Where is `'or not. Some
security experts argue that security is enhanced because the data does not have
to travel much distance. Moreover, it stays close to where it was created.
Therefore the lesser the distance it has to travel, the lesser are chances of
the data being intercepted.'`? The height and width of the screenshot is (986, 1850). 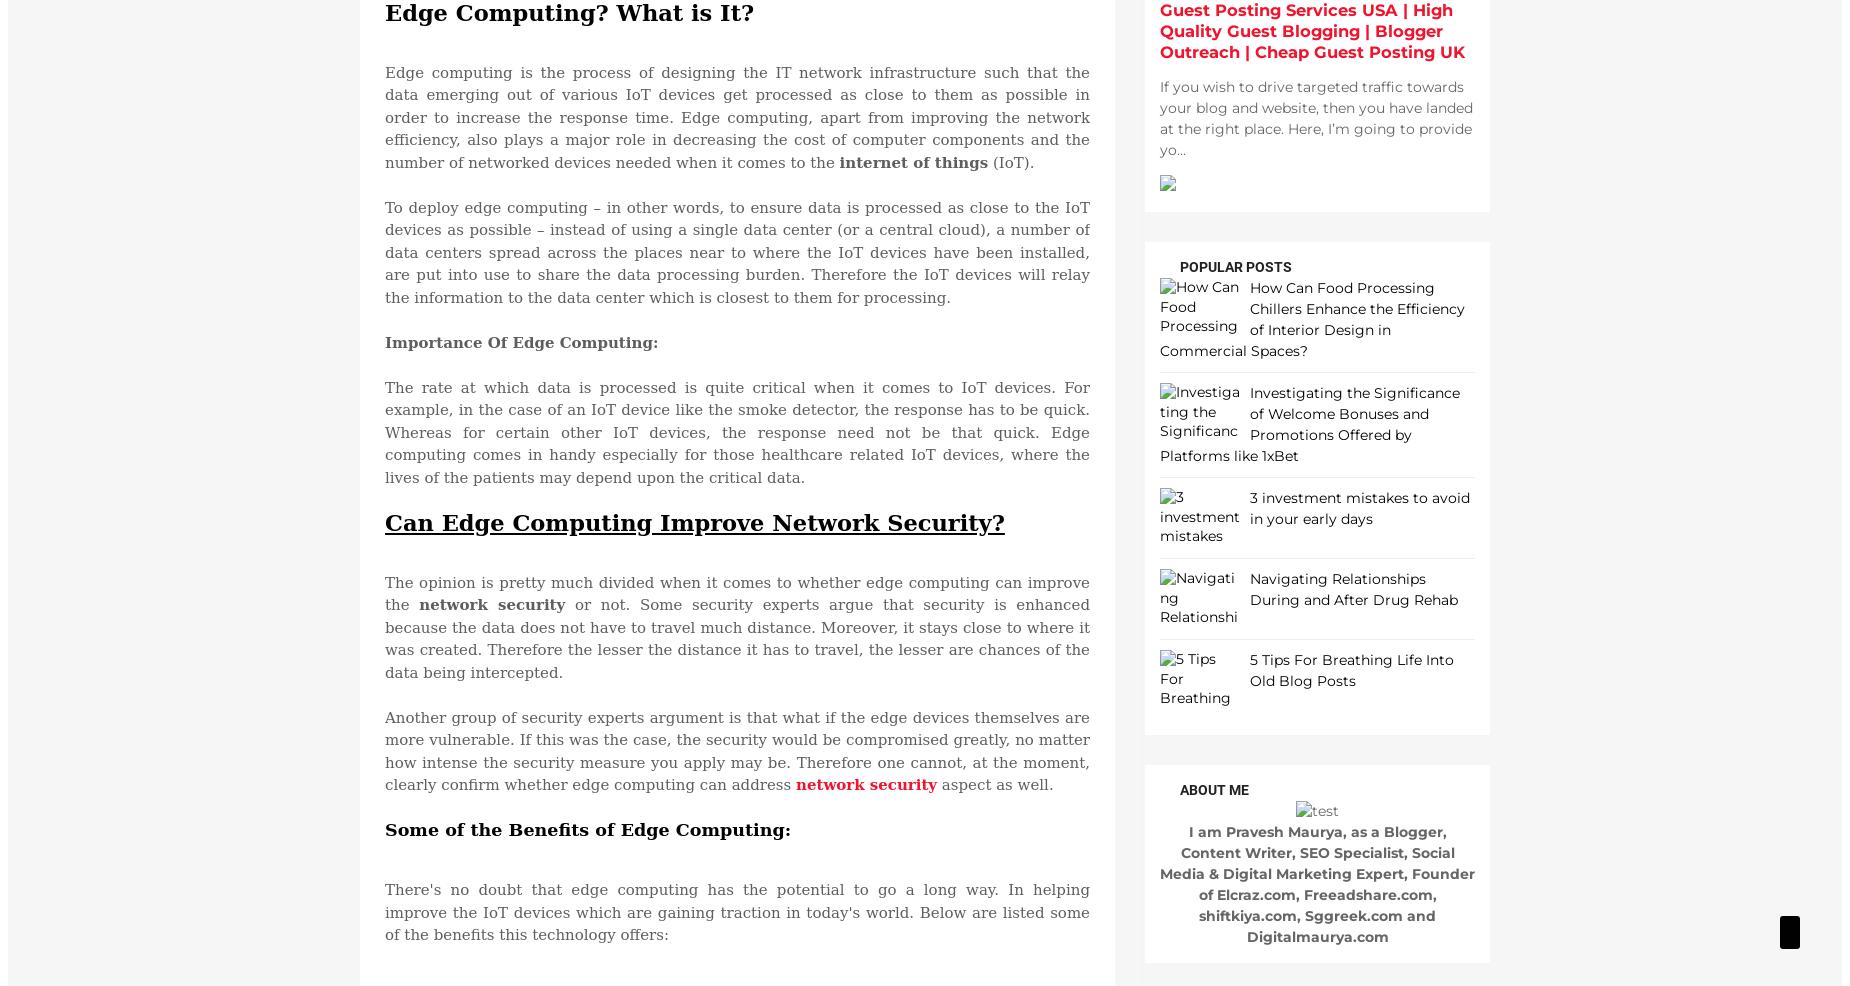 'or not. Some
security experts argue that security is enhanced because the data does not have
to travel much distance. Moreover, it stays close to where it was created.
Therefore the lesser the distance it has to travel, the lesser are chances of
the data being intercepted.' is located at coordinates (737, 638).